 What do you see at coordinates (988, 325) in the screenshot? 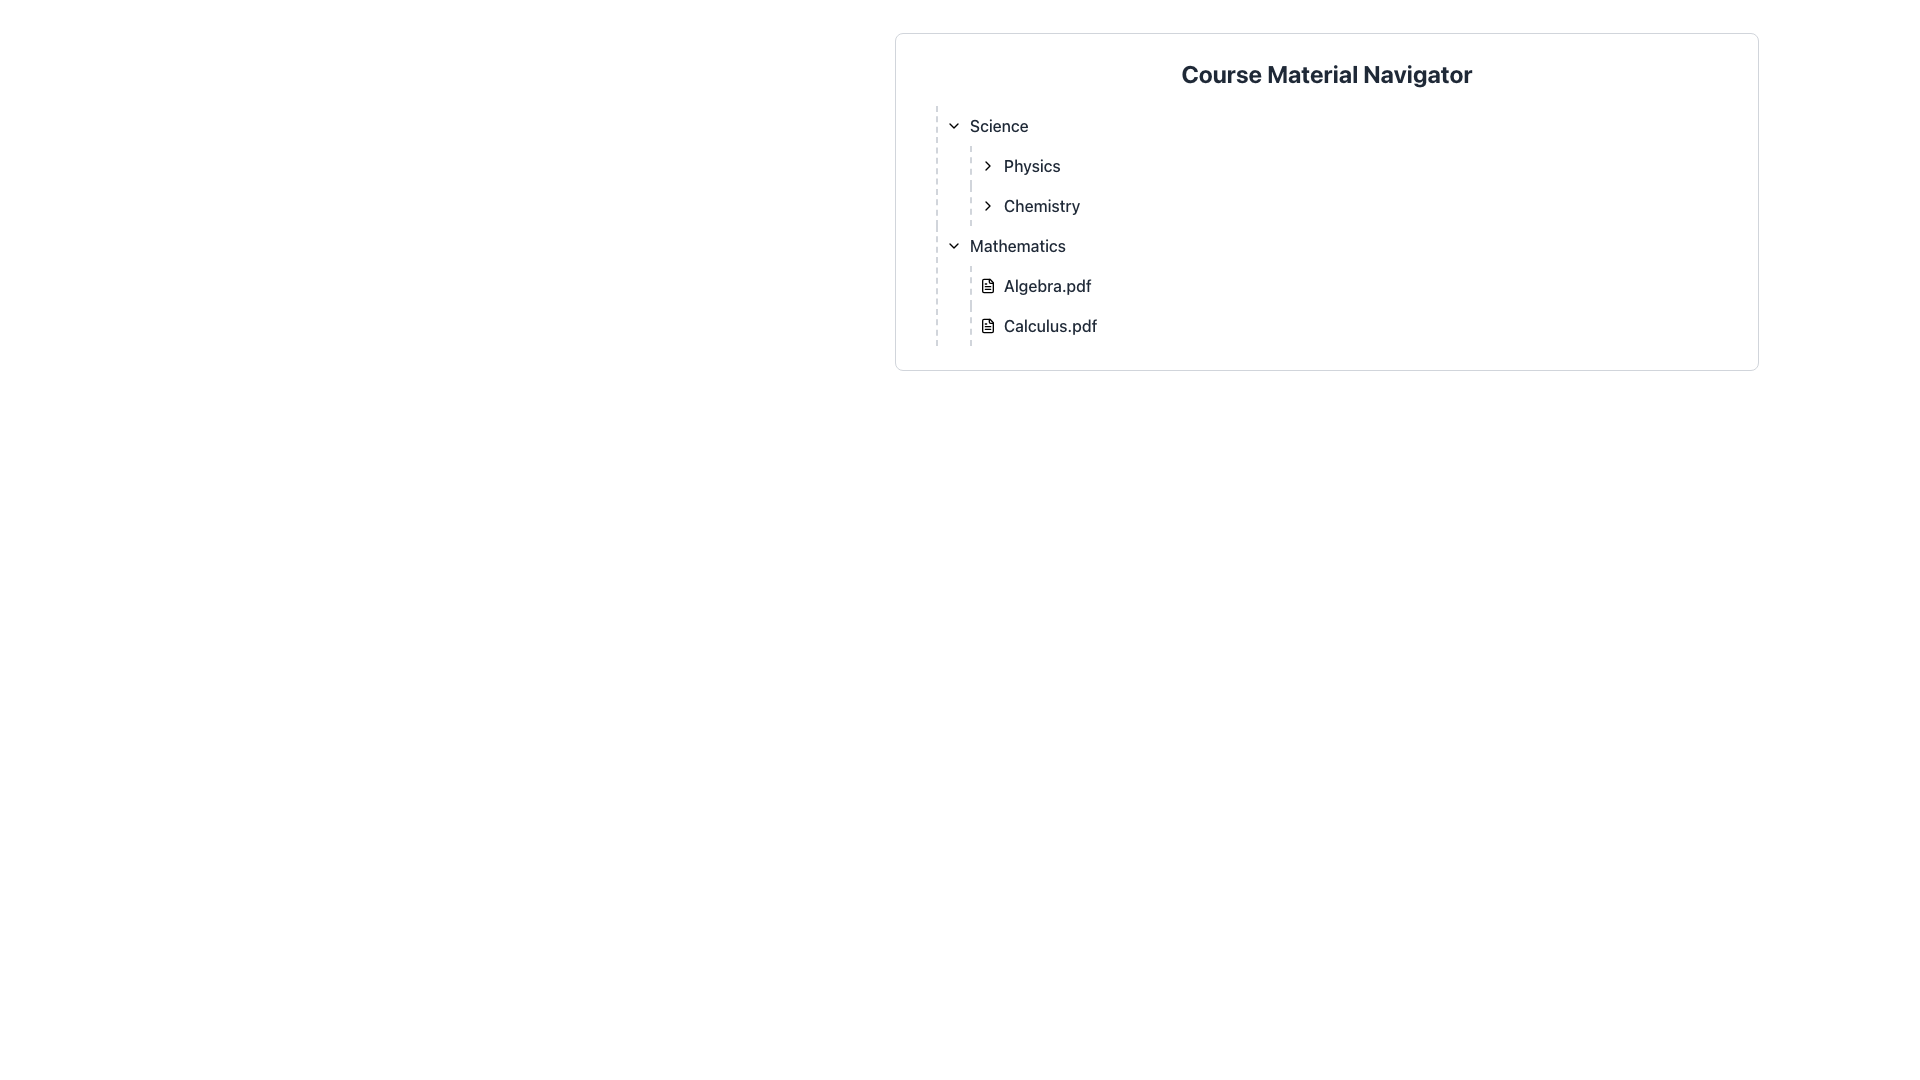
I see `the SVG-based icon resembling a file or document next to the text 'Calculus.pdf' in the 'Mathematics' section of the Course Material Navigator` at bounding box center [988, 325].